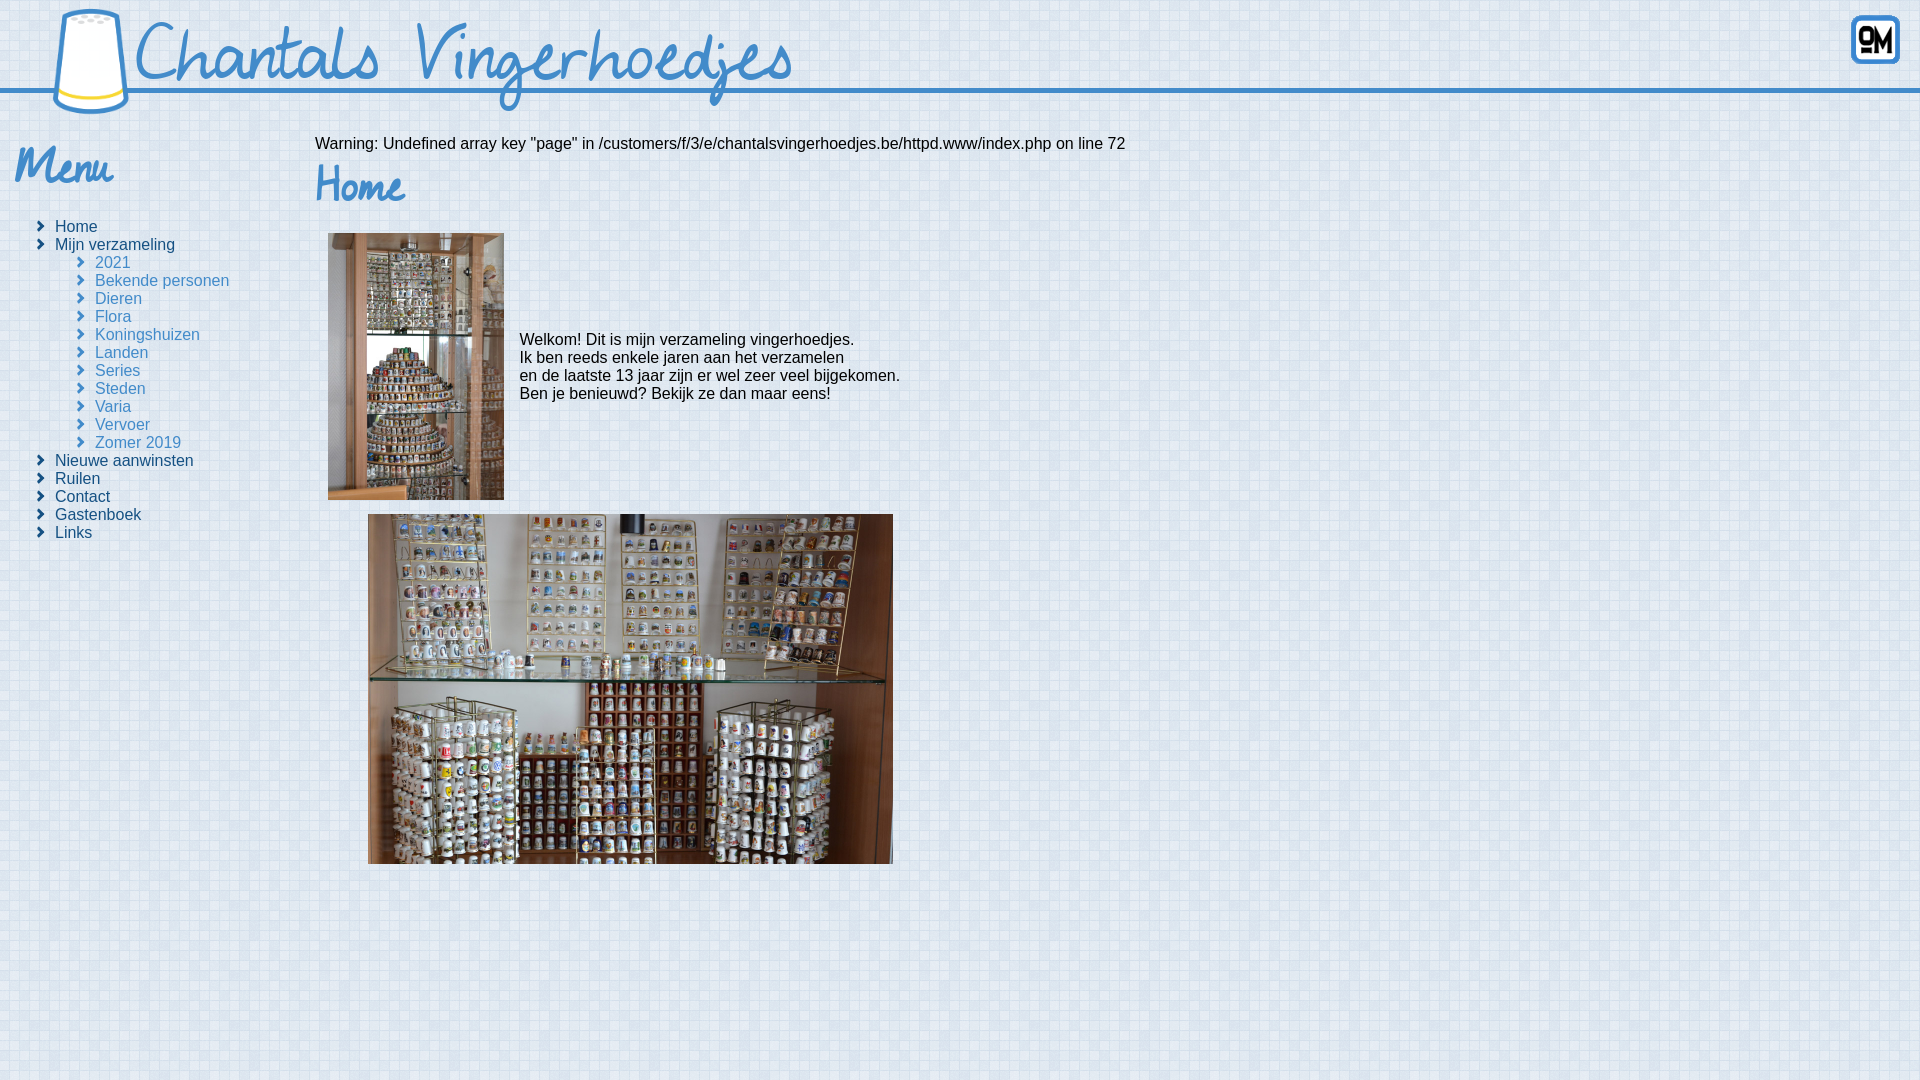  I want to click on 'Zomer 2019', so click(190, 442).